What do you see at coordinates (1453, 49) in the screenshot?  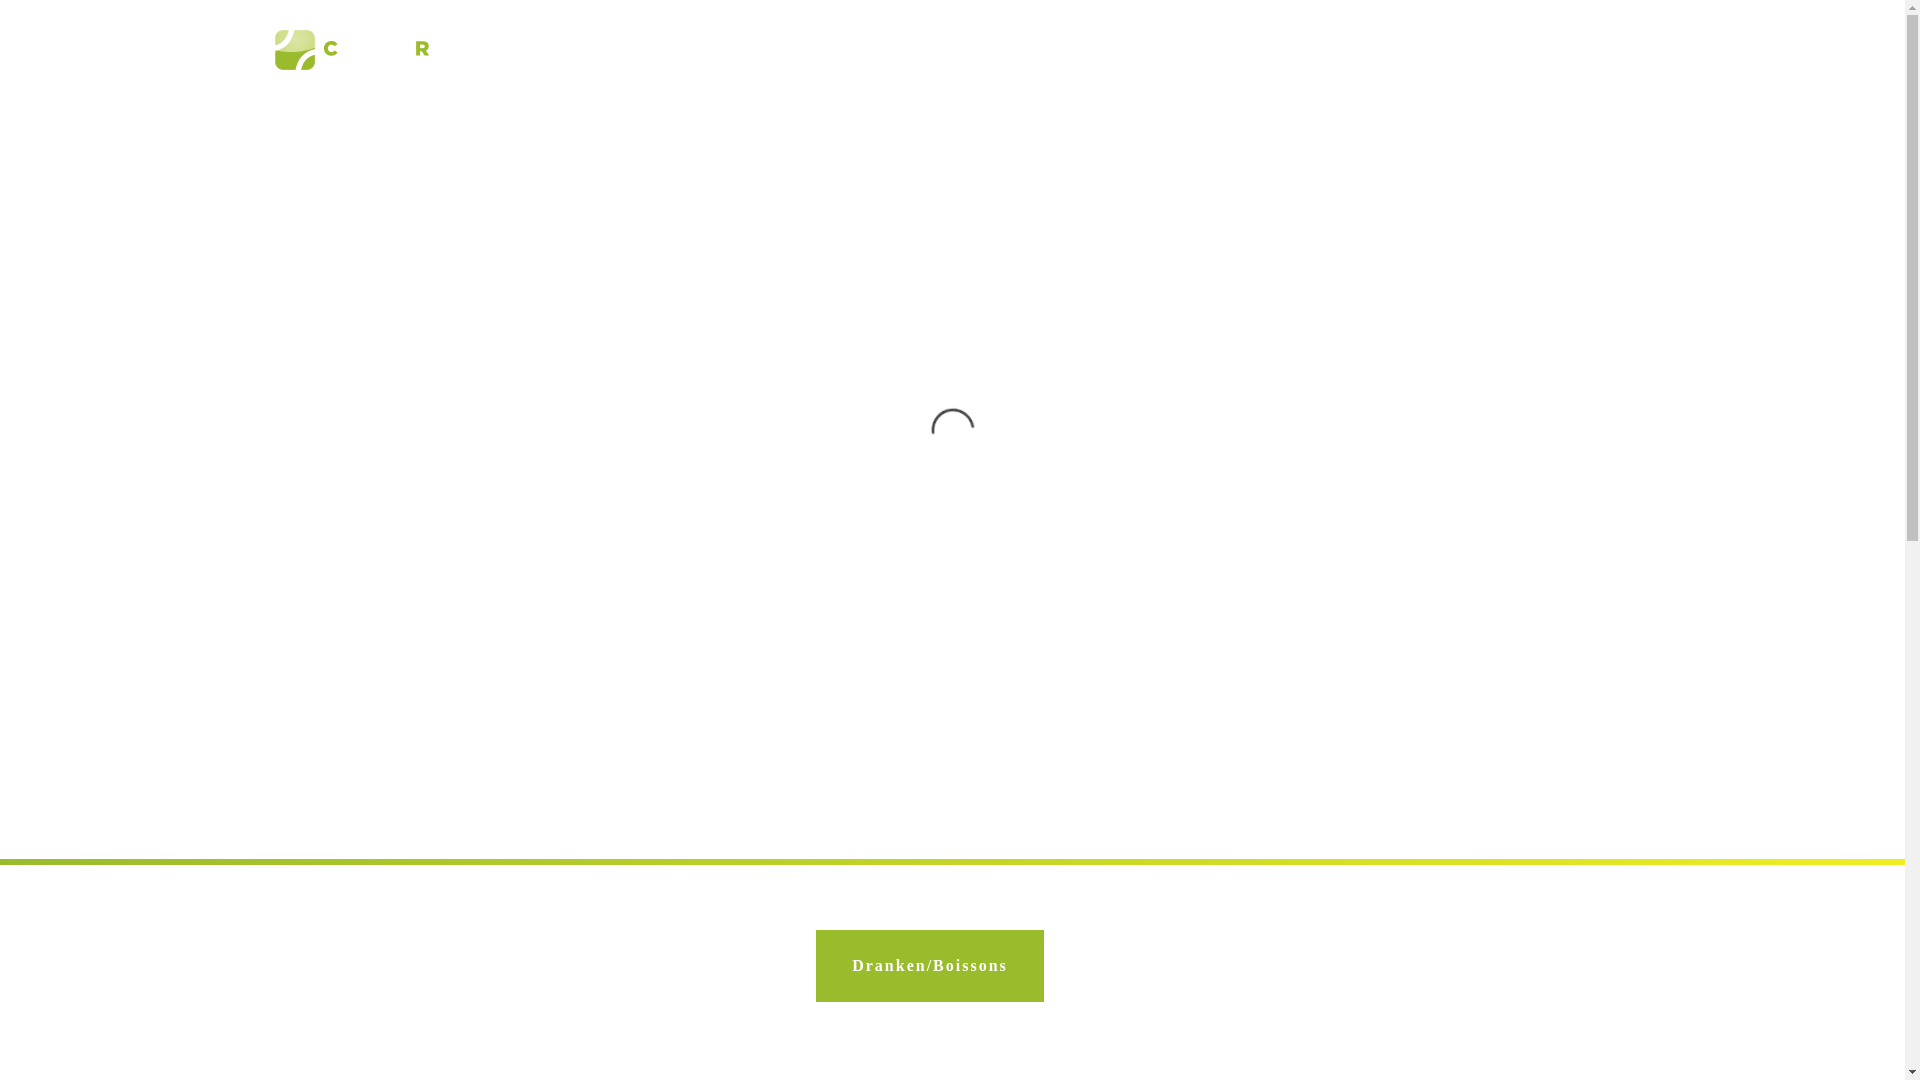 I see `'CLUB-OUTFIT'` at bounding box center [1453, 49].